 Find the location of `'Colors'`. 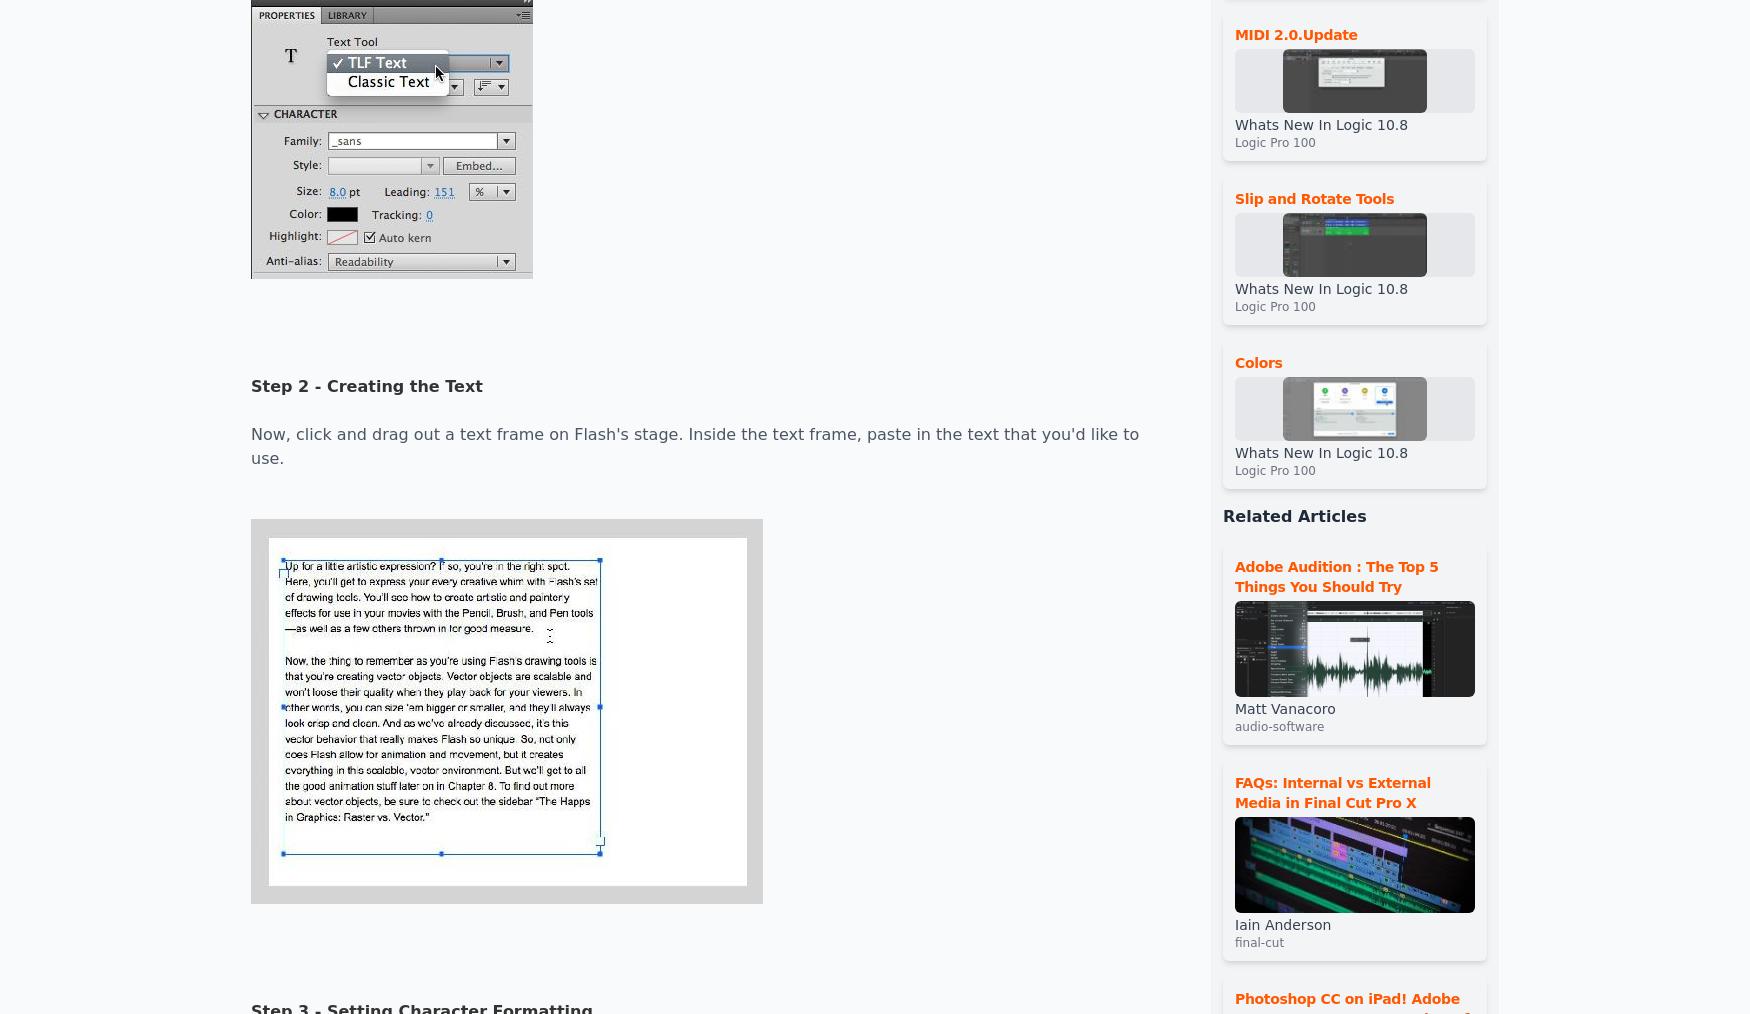

'Colors' is located at coordinates (1257, 362).